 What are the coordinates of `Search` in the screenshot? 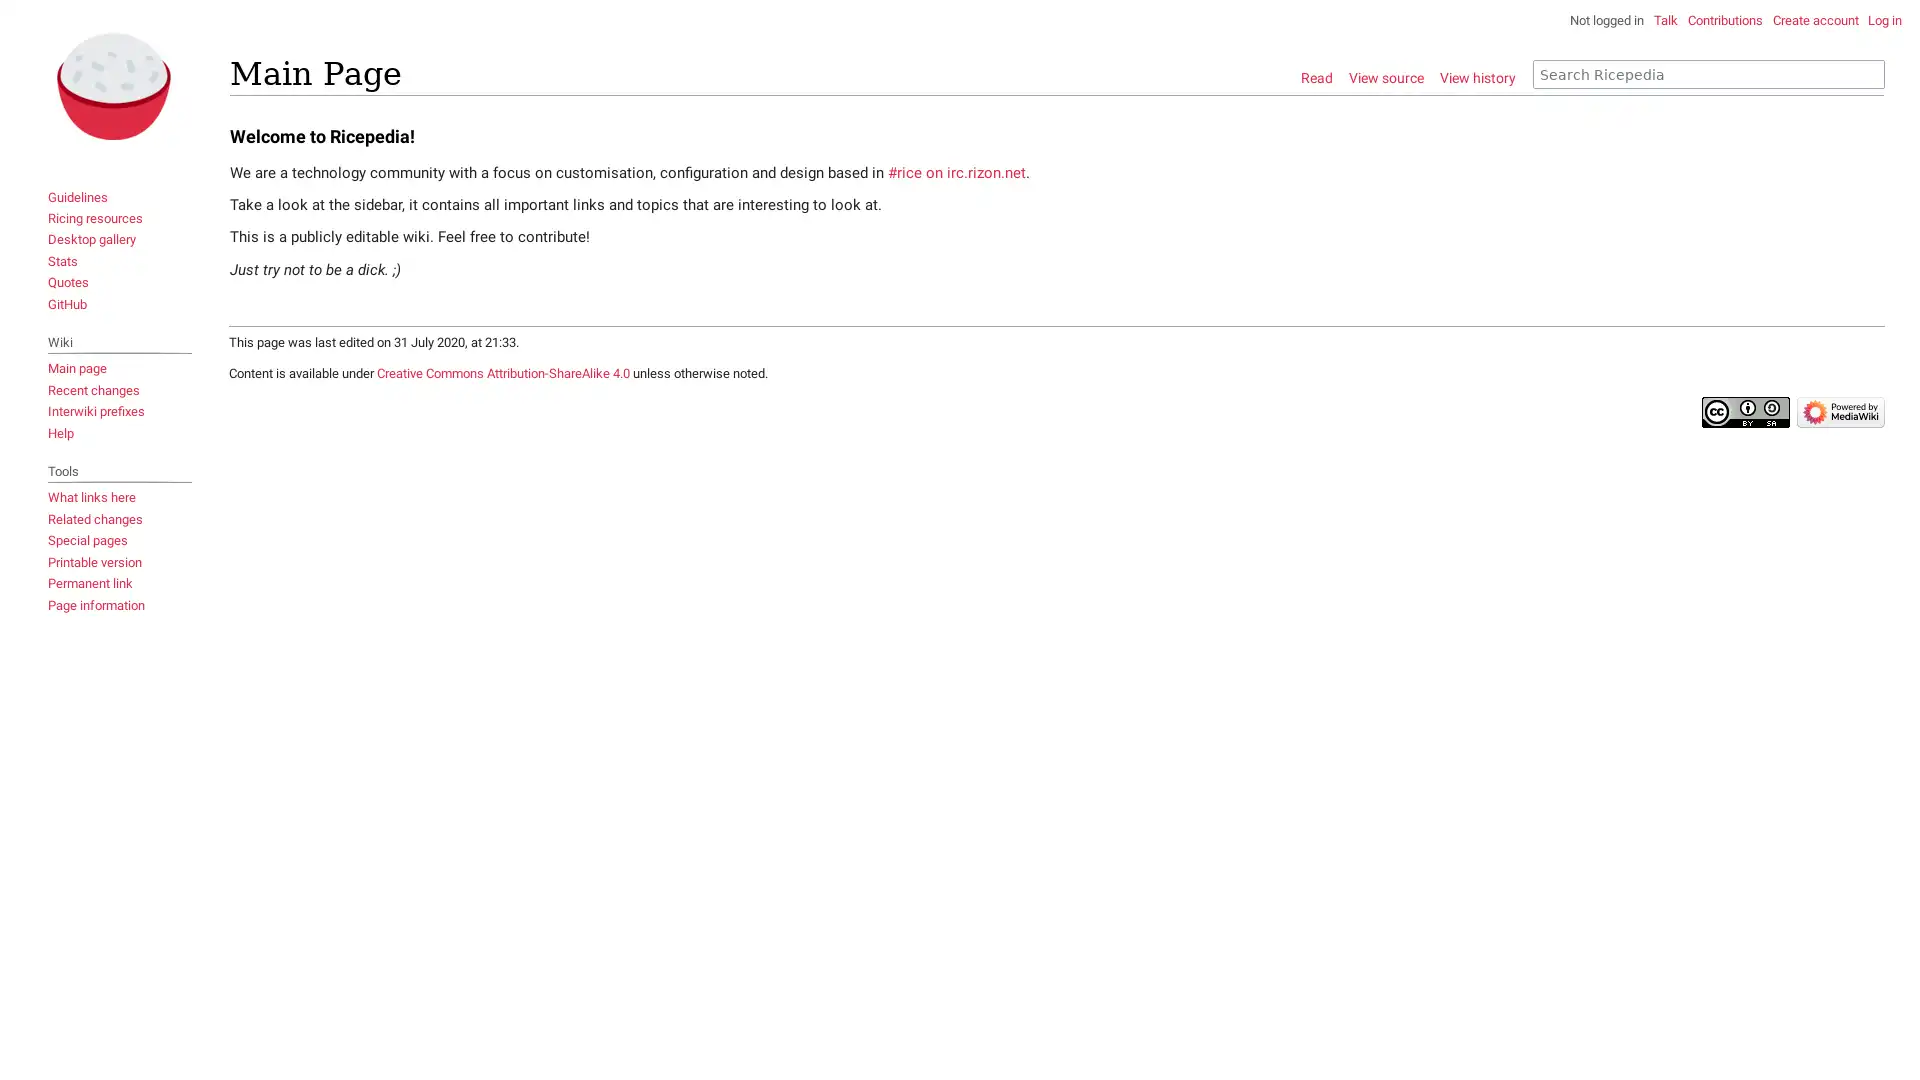 It's located at (1869, 72).